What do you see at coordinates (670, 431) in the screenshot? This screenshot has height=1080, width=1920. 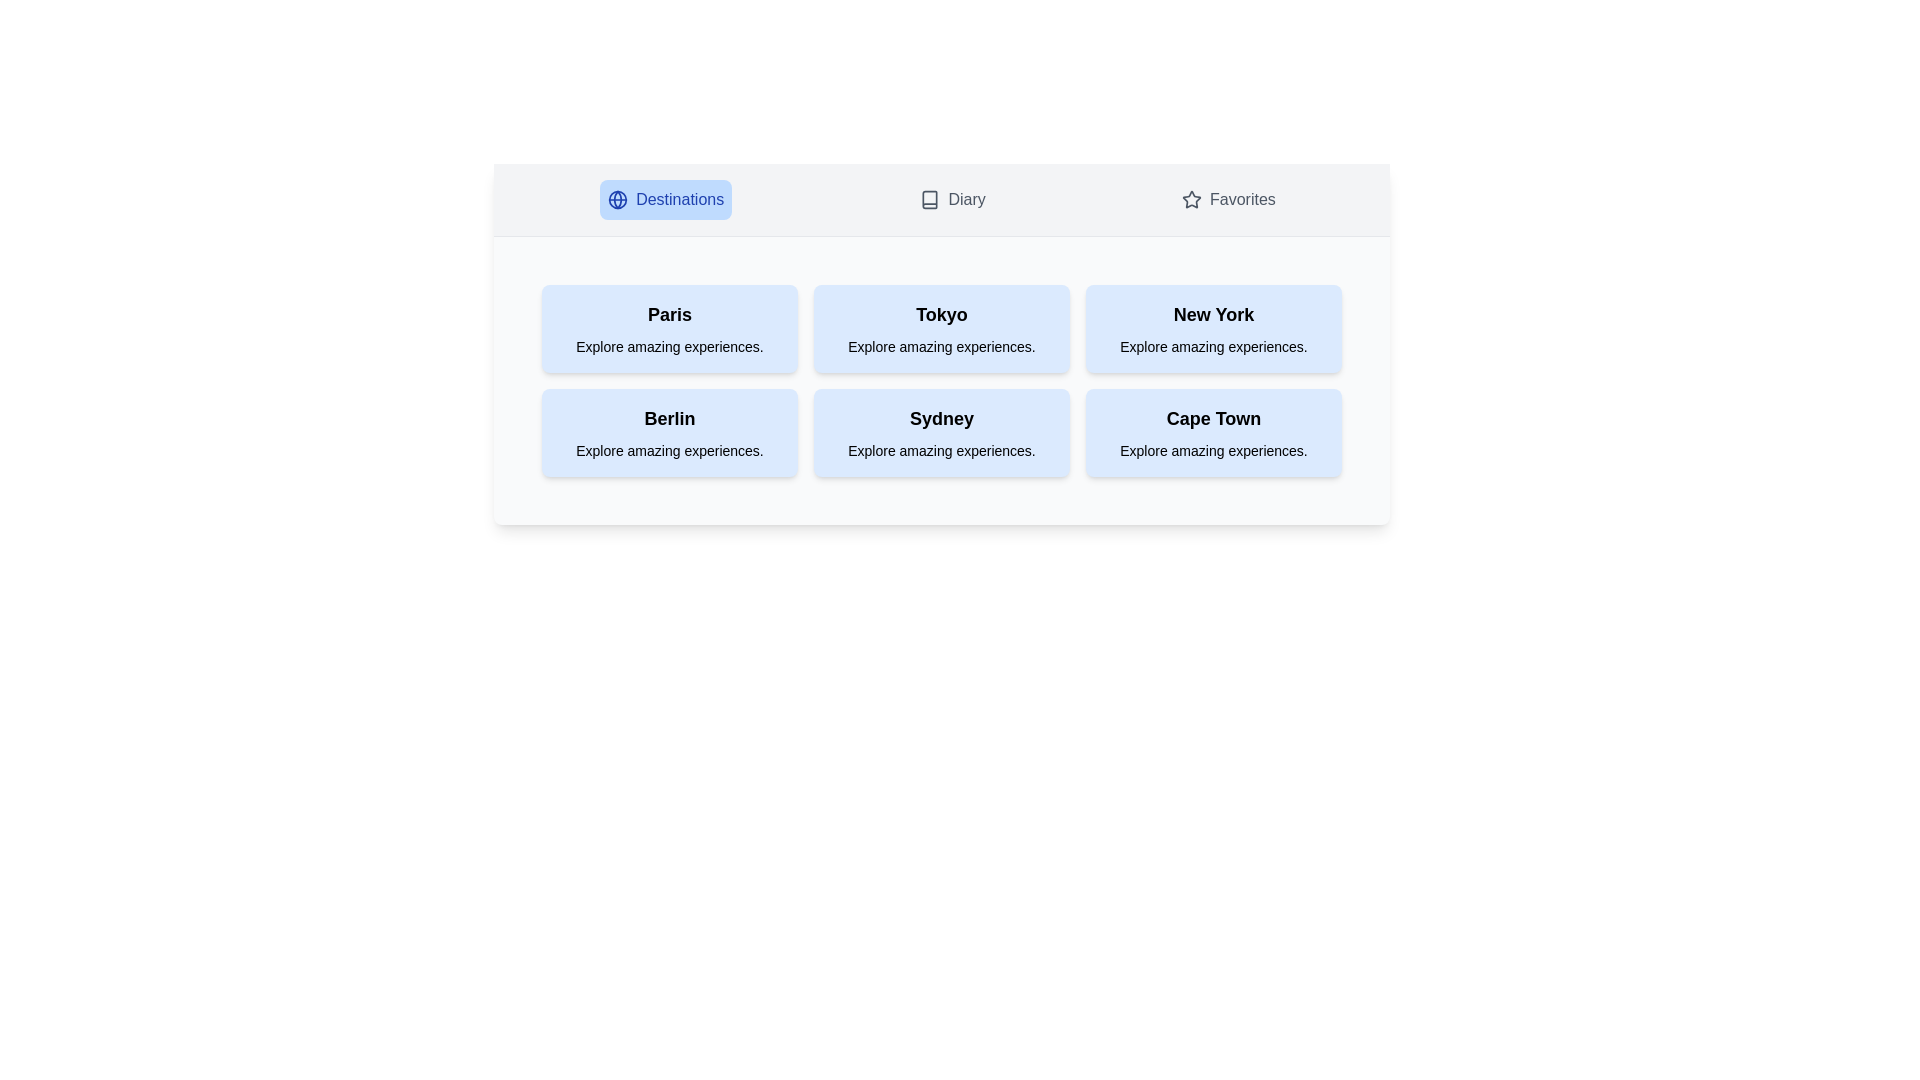 I see `the destination card labeled Berlin` at bounding box center [670, 431].